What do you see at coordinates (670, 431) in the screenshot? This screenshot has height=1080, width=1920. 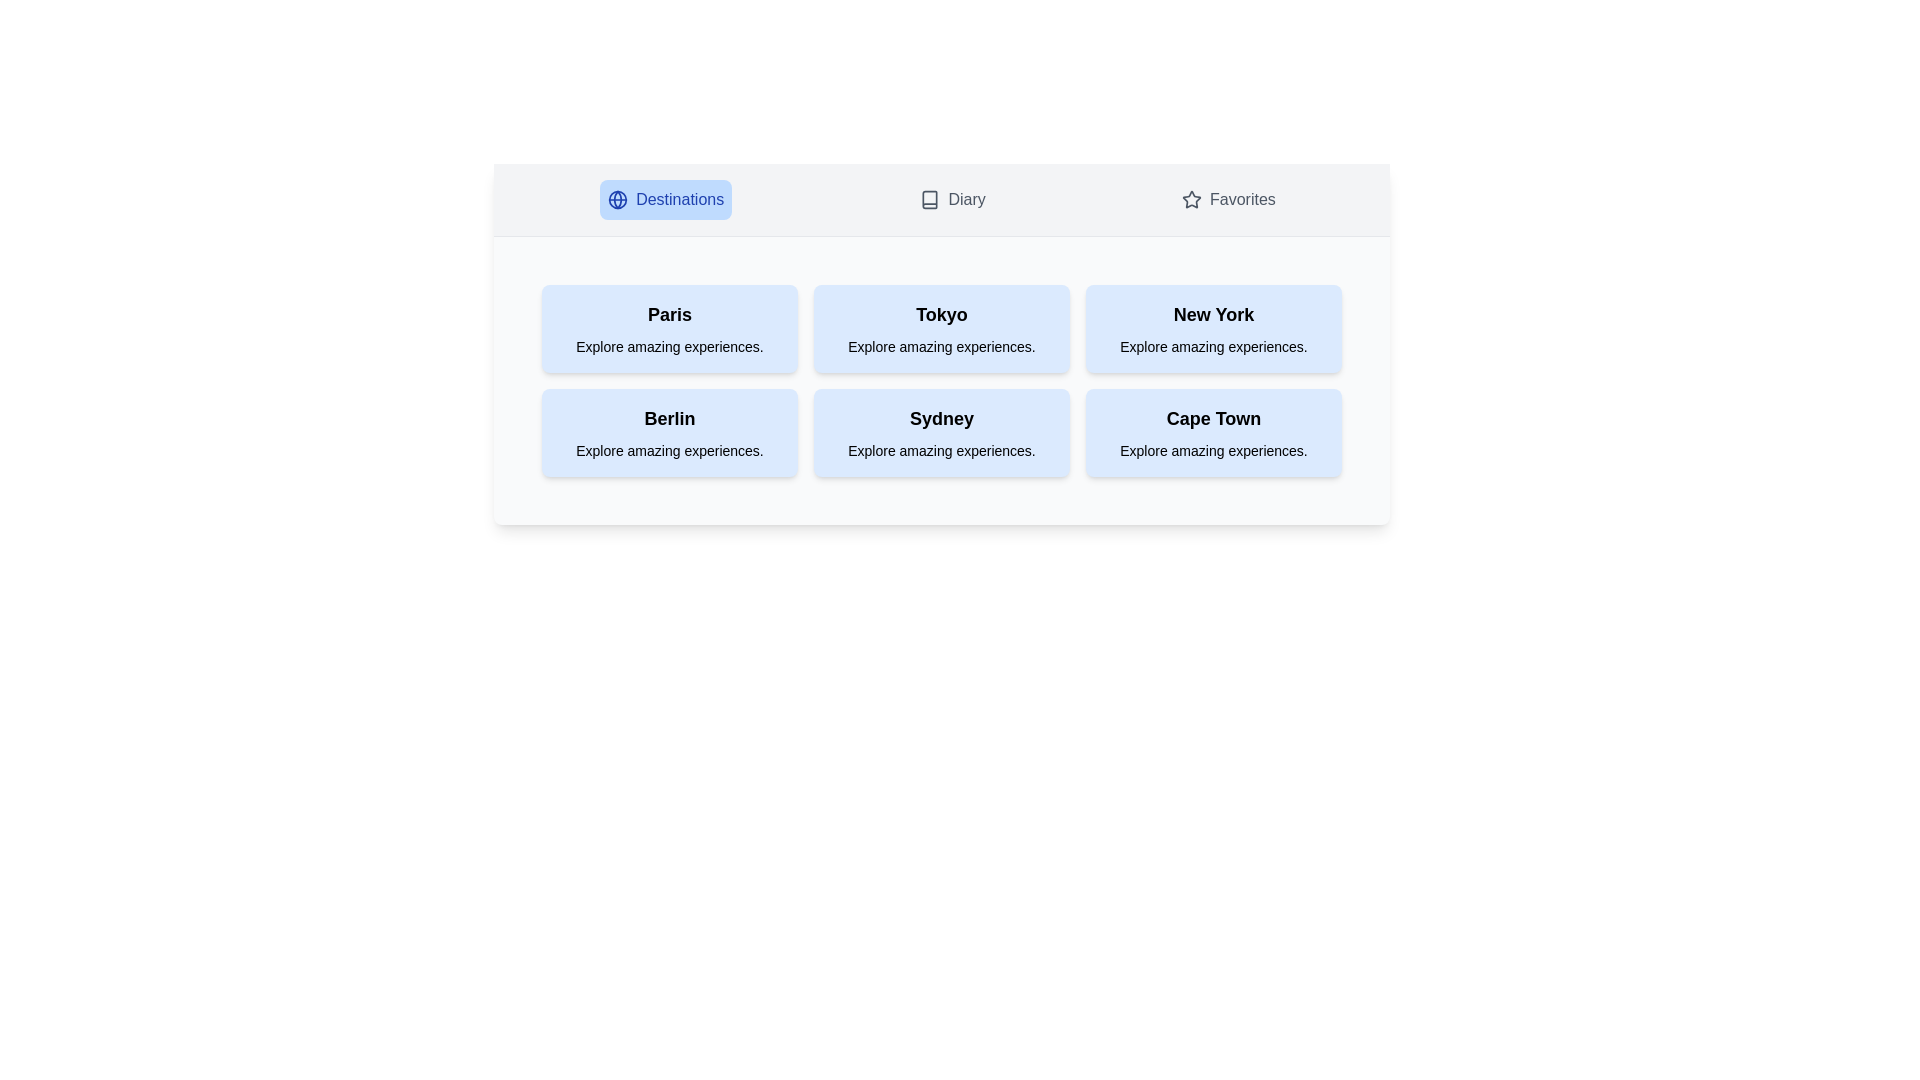 I see `the destination card labeled Berlin` at bounding box center [670, 431].